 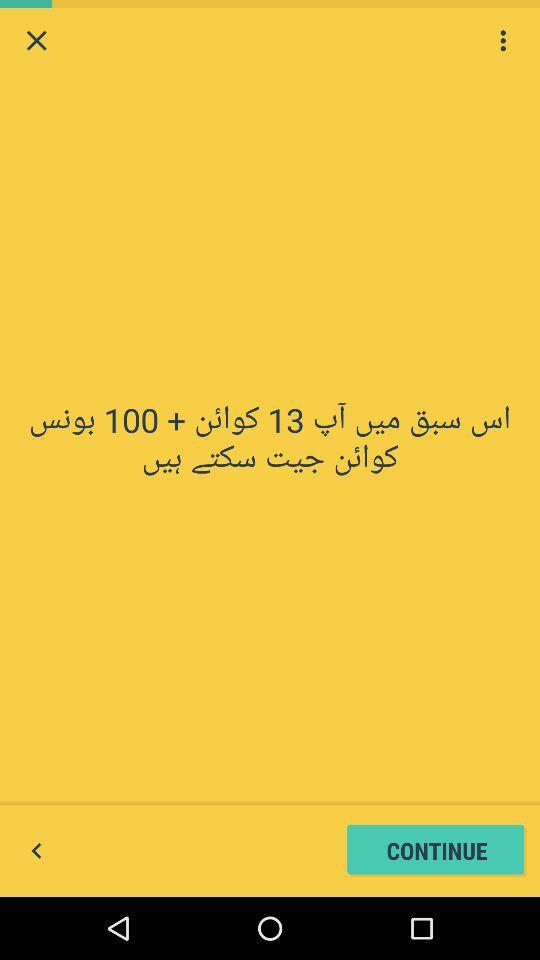 What do you see at coordinates (502, 42) in the screenshot?
I see `the more icon` at bounding box center [502, 42].